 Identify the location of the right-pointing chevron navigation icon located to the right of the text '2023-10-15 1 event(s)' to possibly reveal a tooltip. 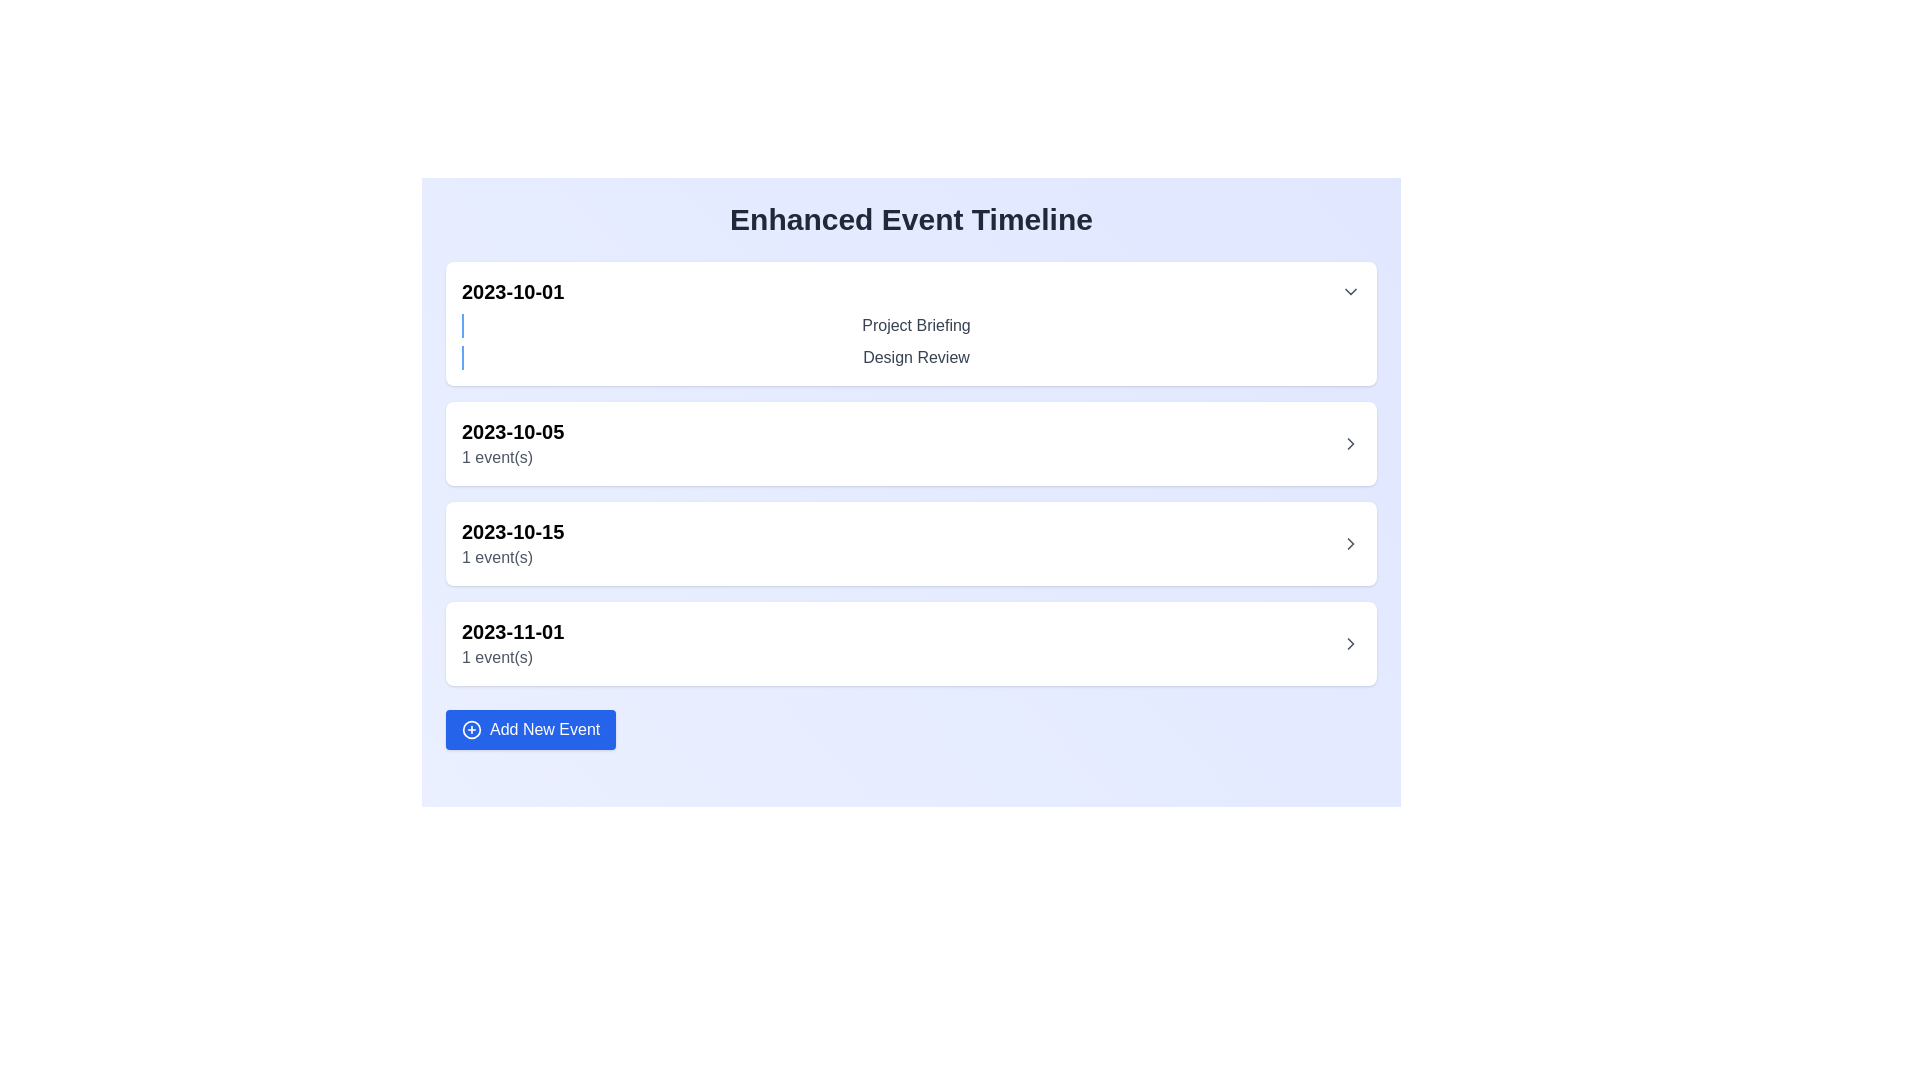
(1350, 543).